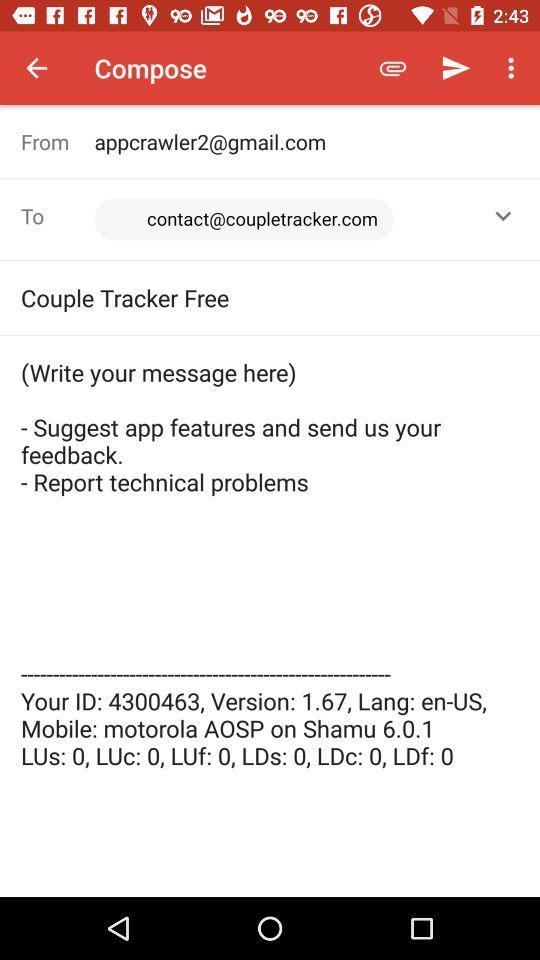  What do you see at coordinates (393, 68) in the screenshot?
I see `icon above appcrawler2@gmail.com` at bounding box center [393, 68].